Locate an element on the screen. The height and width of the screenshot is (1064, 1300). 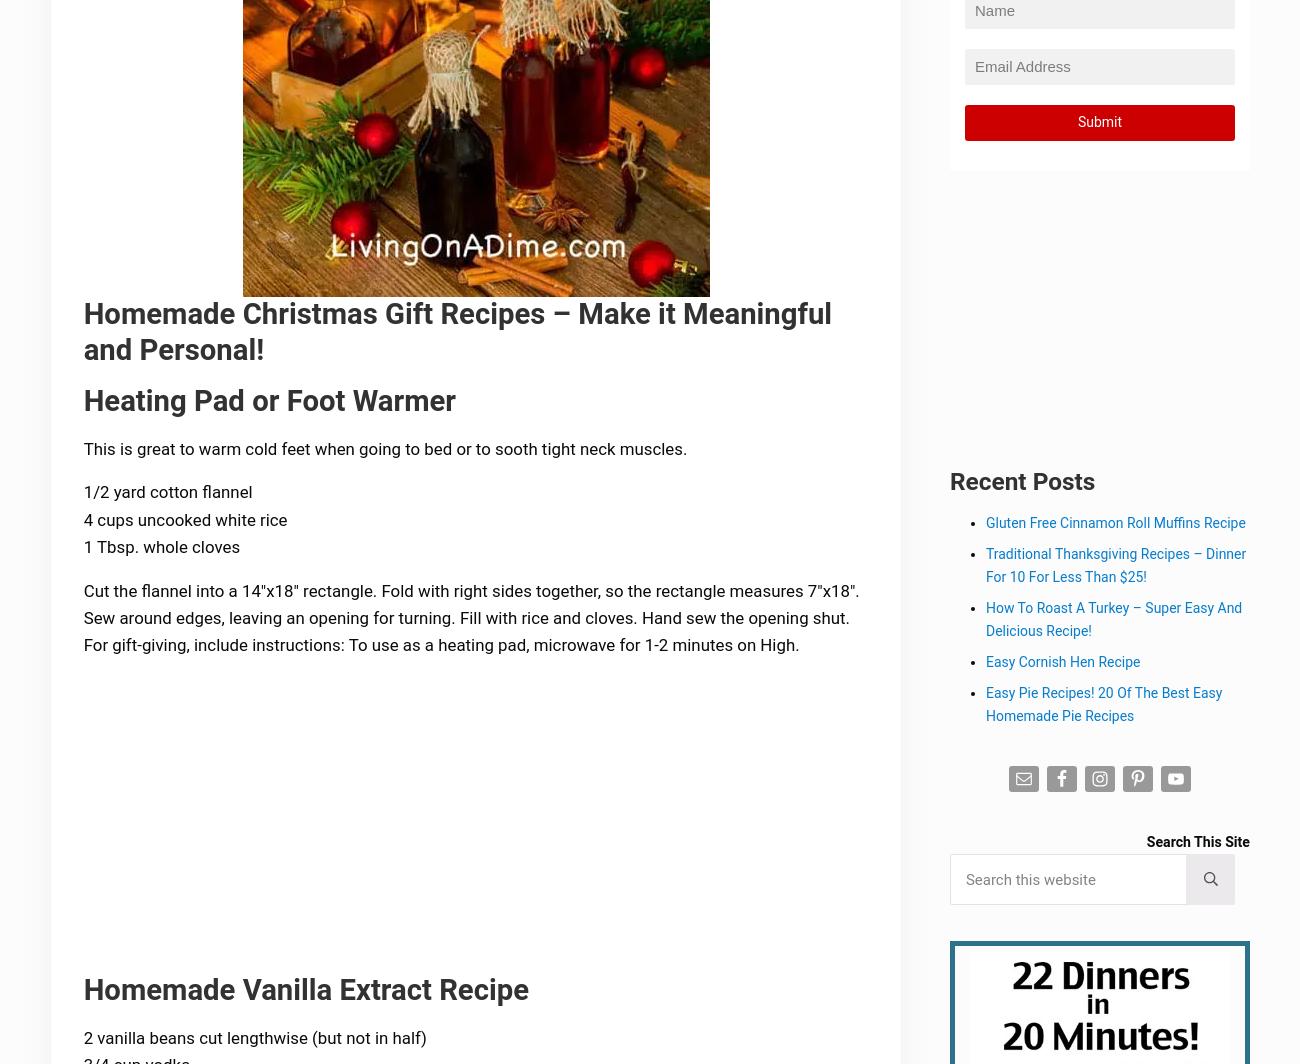
'Homemade Christmas Gift Recipes – Make it Meaningful and Personal!' is located at coordinates (85, 333).